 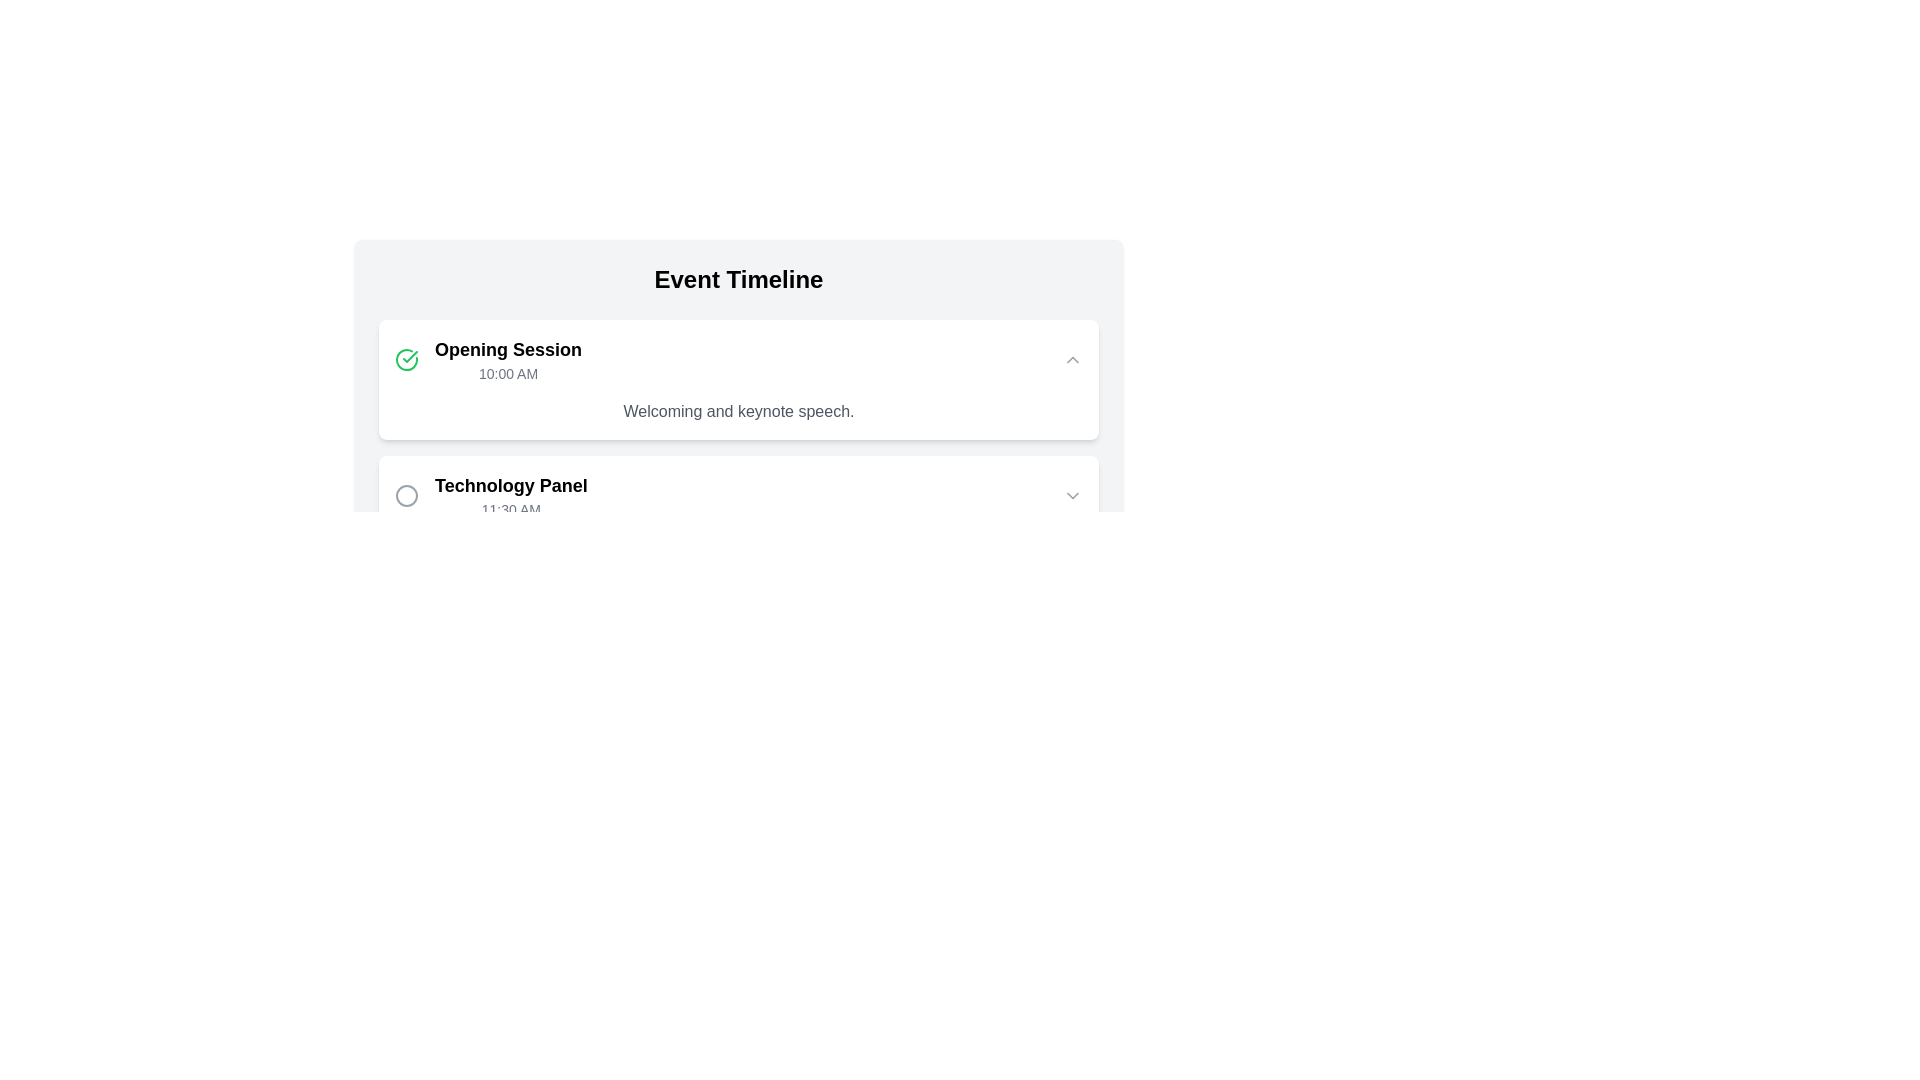 What do you see at coordinates (511, 508) in the screenshot?
I see `the Text label displaying '11:30 AM', which is located below the 'Technology Panel' heading in the event timeline layout` at bounding box center [511, 508].